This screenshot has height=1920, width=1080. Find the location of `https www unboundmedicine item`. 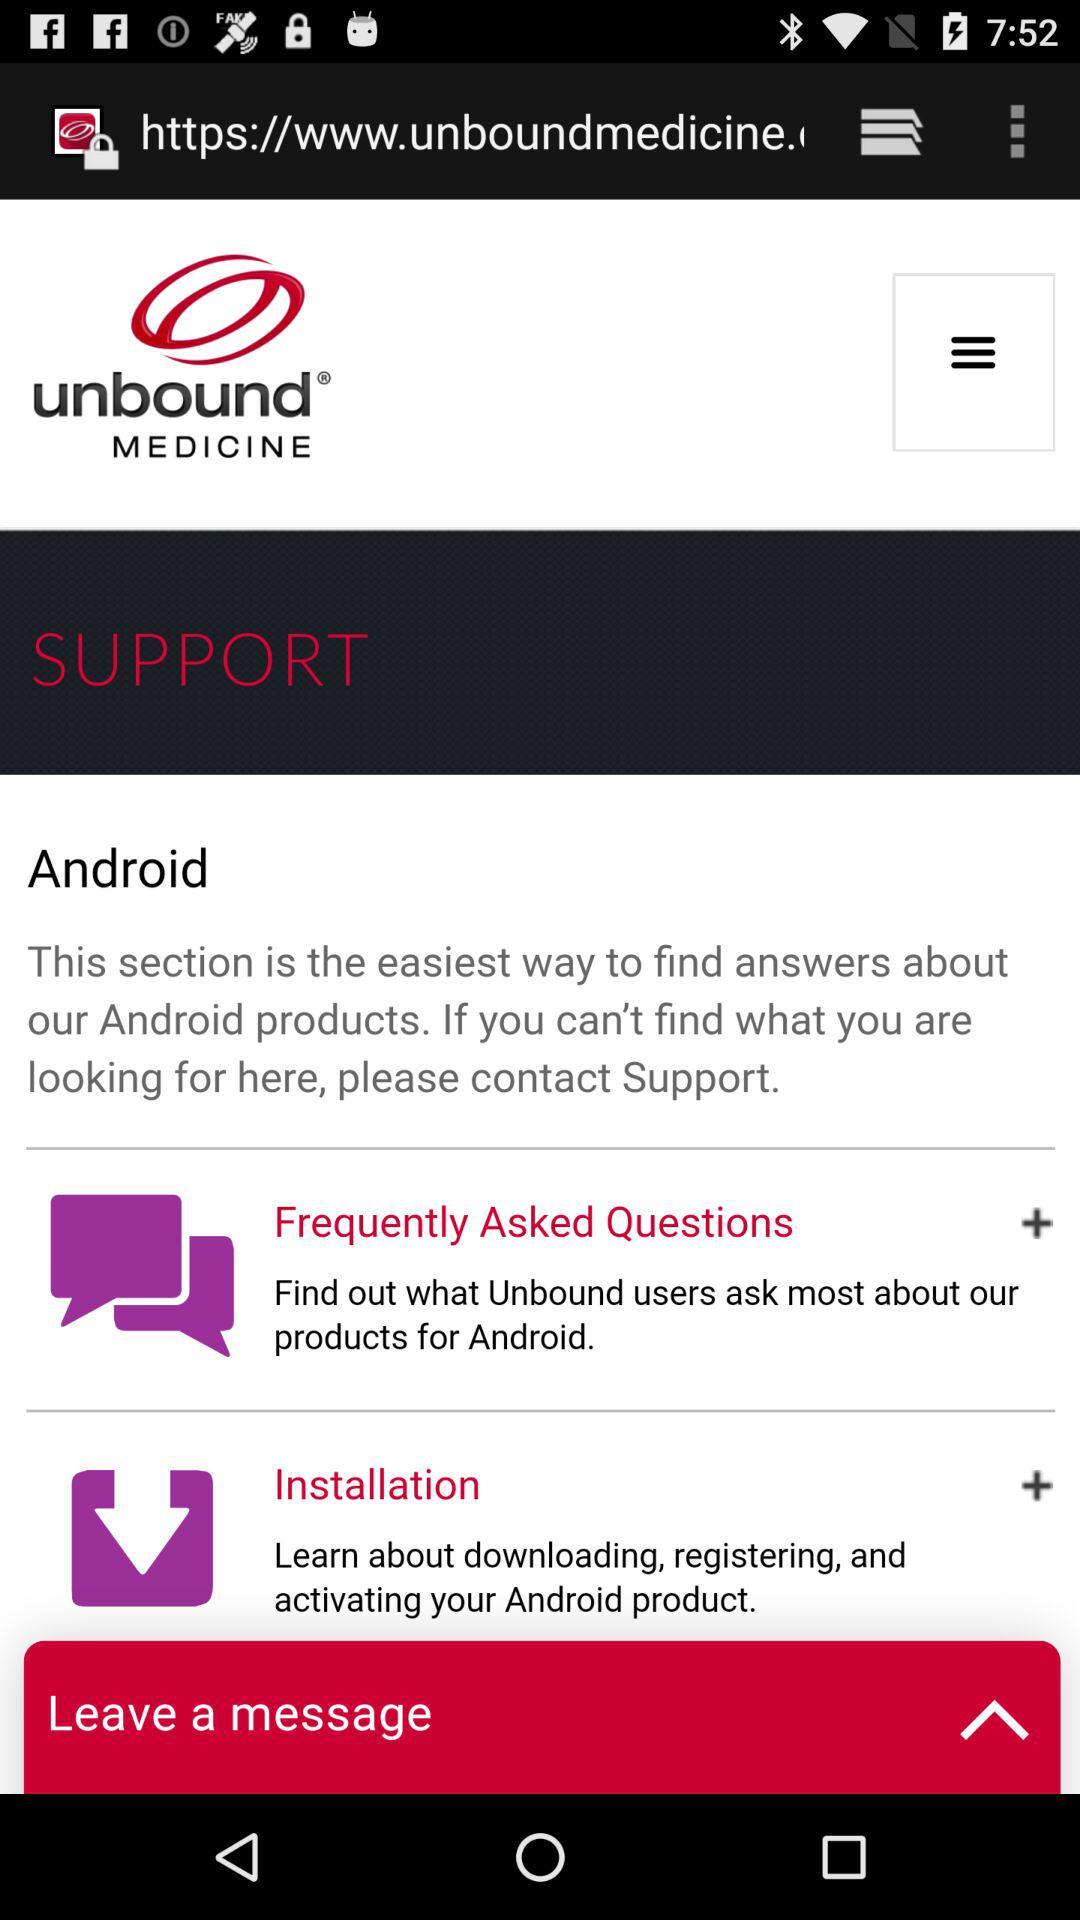

https www unboundmedicine item is located at coordinates (472, 130).